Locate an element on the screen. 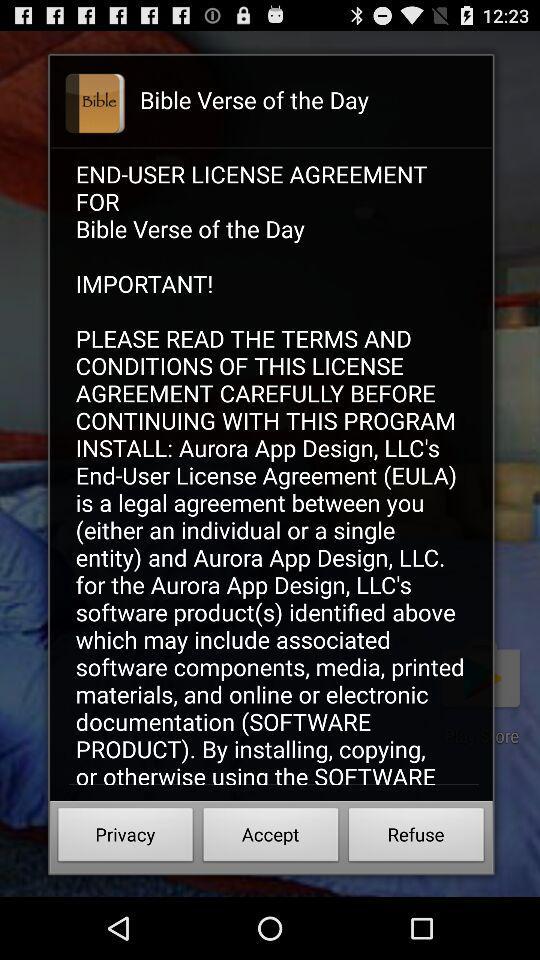 The width and height of the screenshot is (540, 960). button next to accept is located at coordinates (415, 837).